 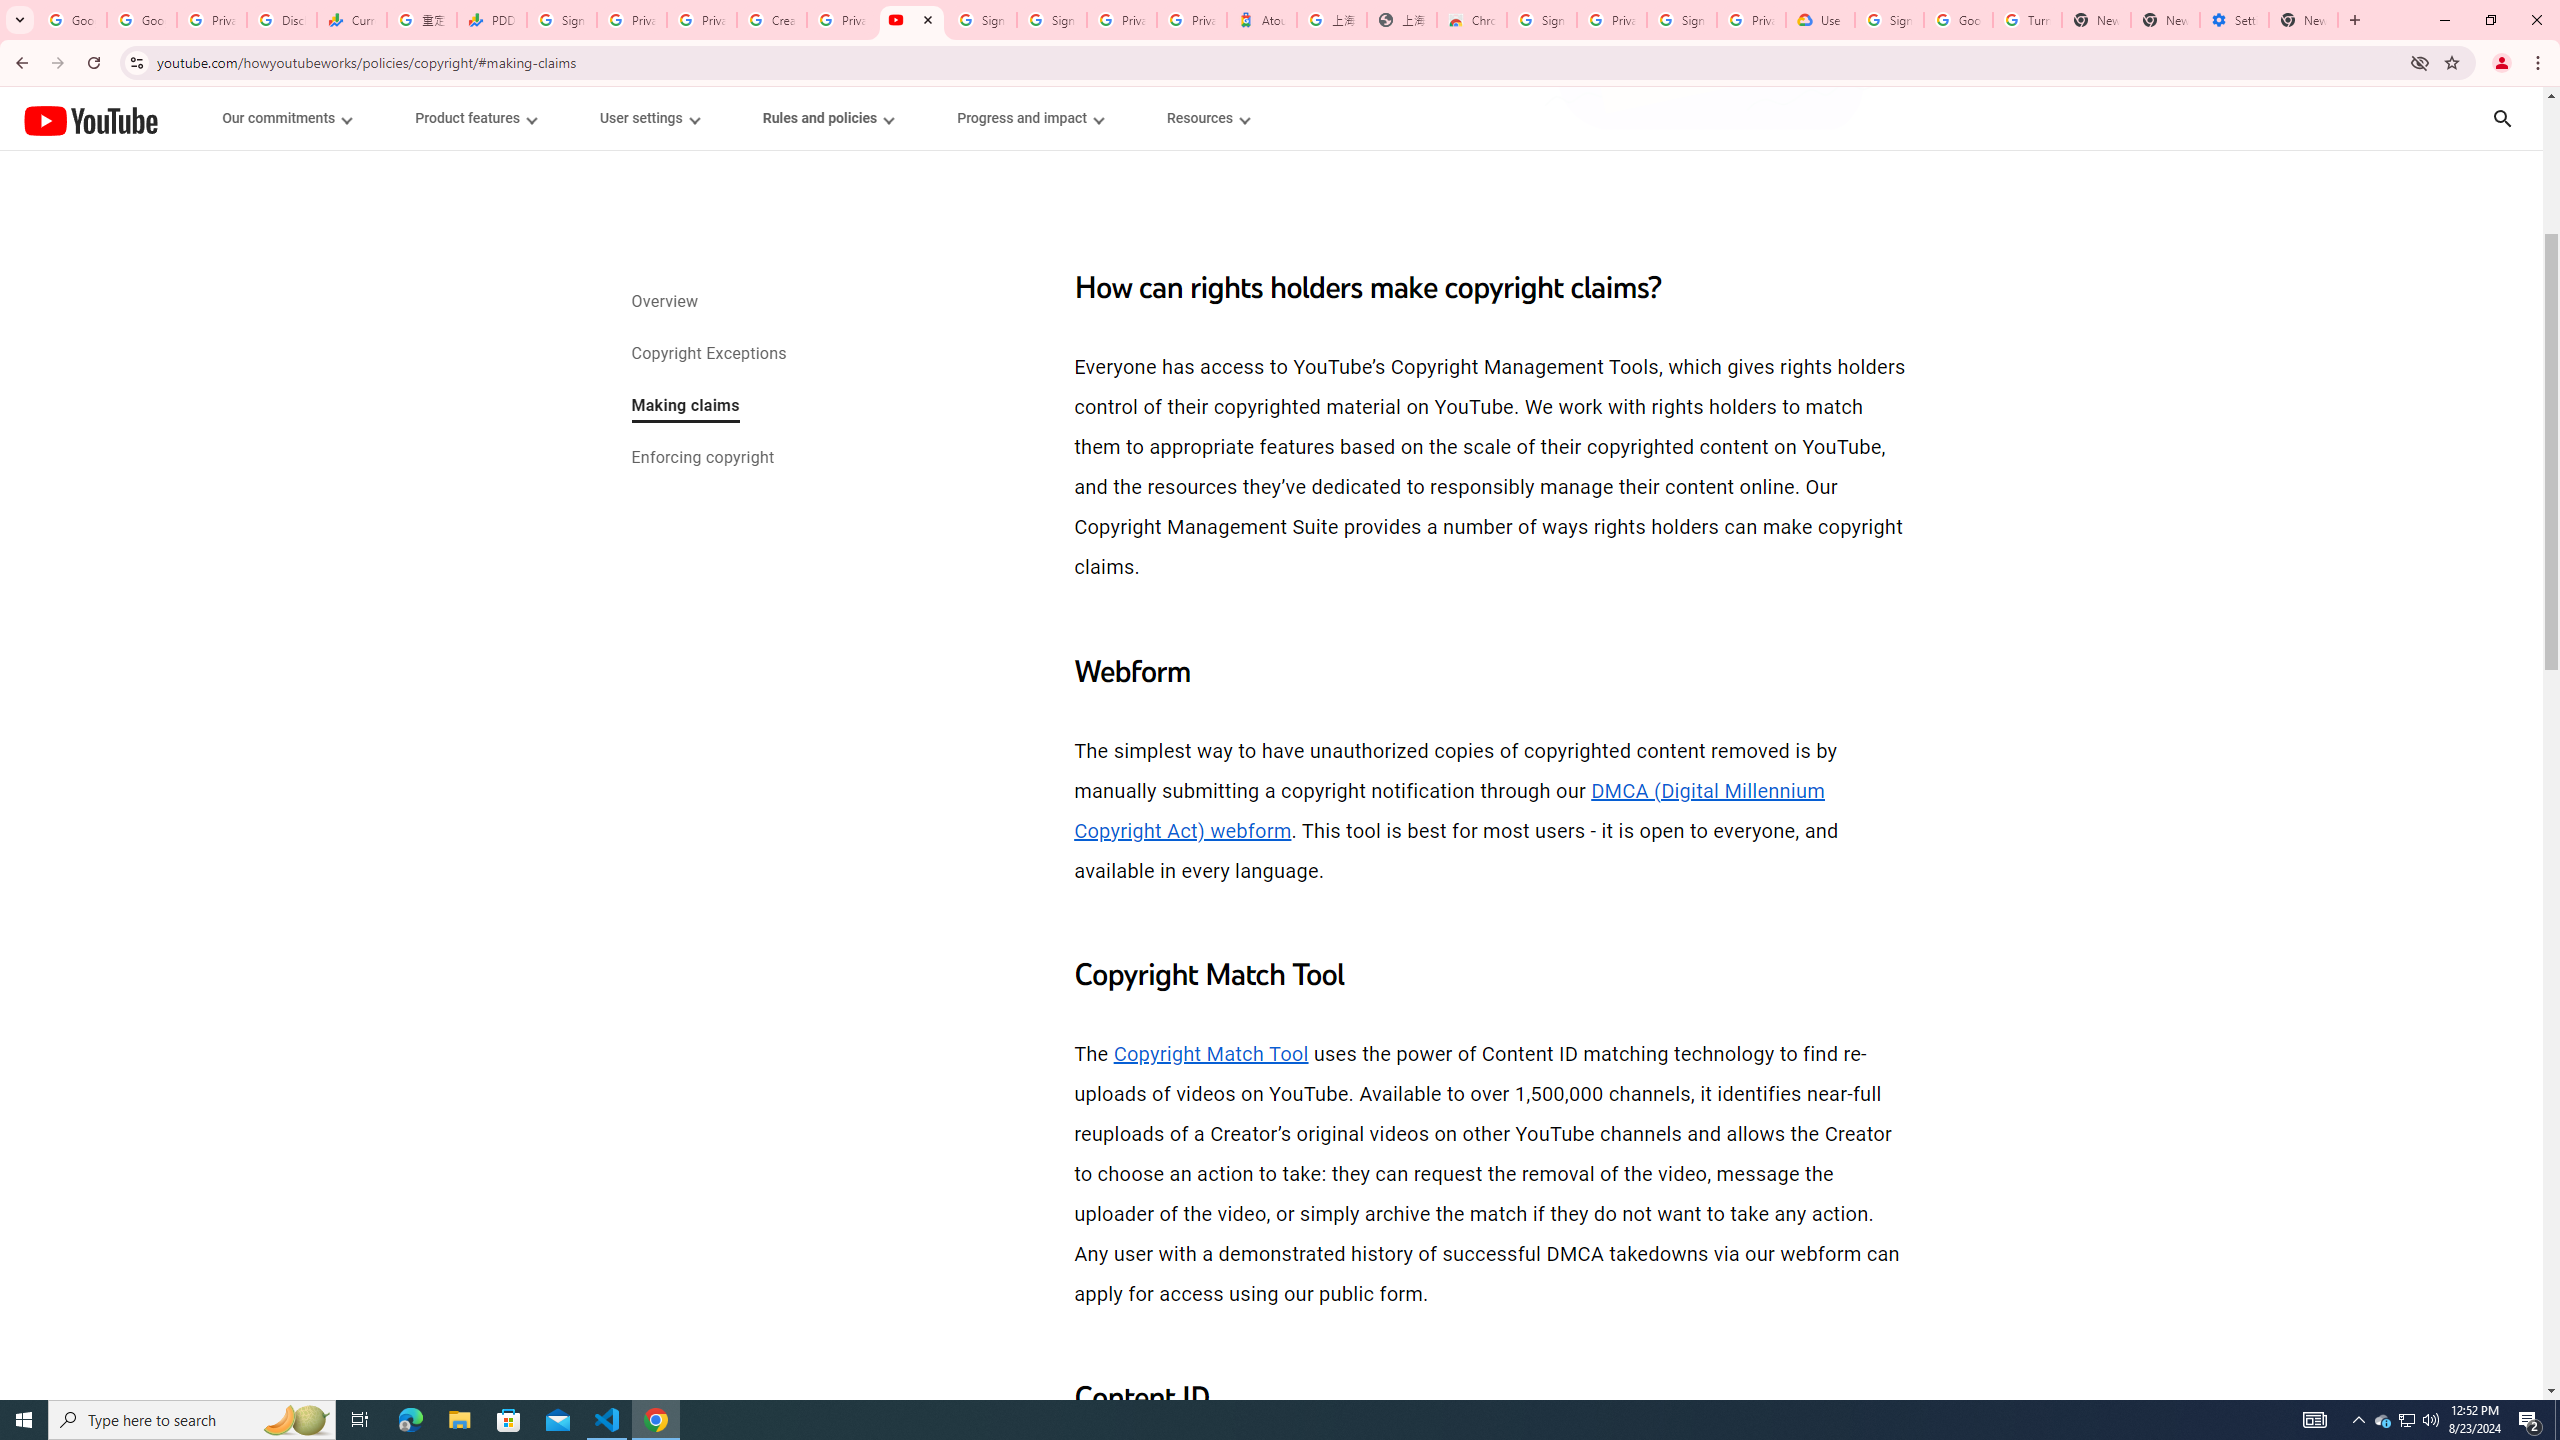 I want to click on 'Copyright Match Tool', so click(x=1210, y=1053).